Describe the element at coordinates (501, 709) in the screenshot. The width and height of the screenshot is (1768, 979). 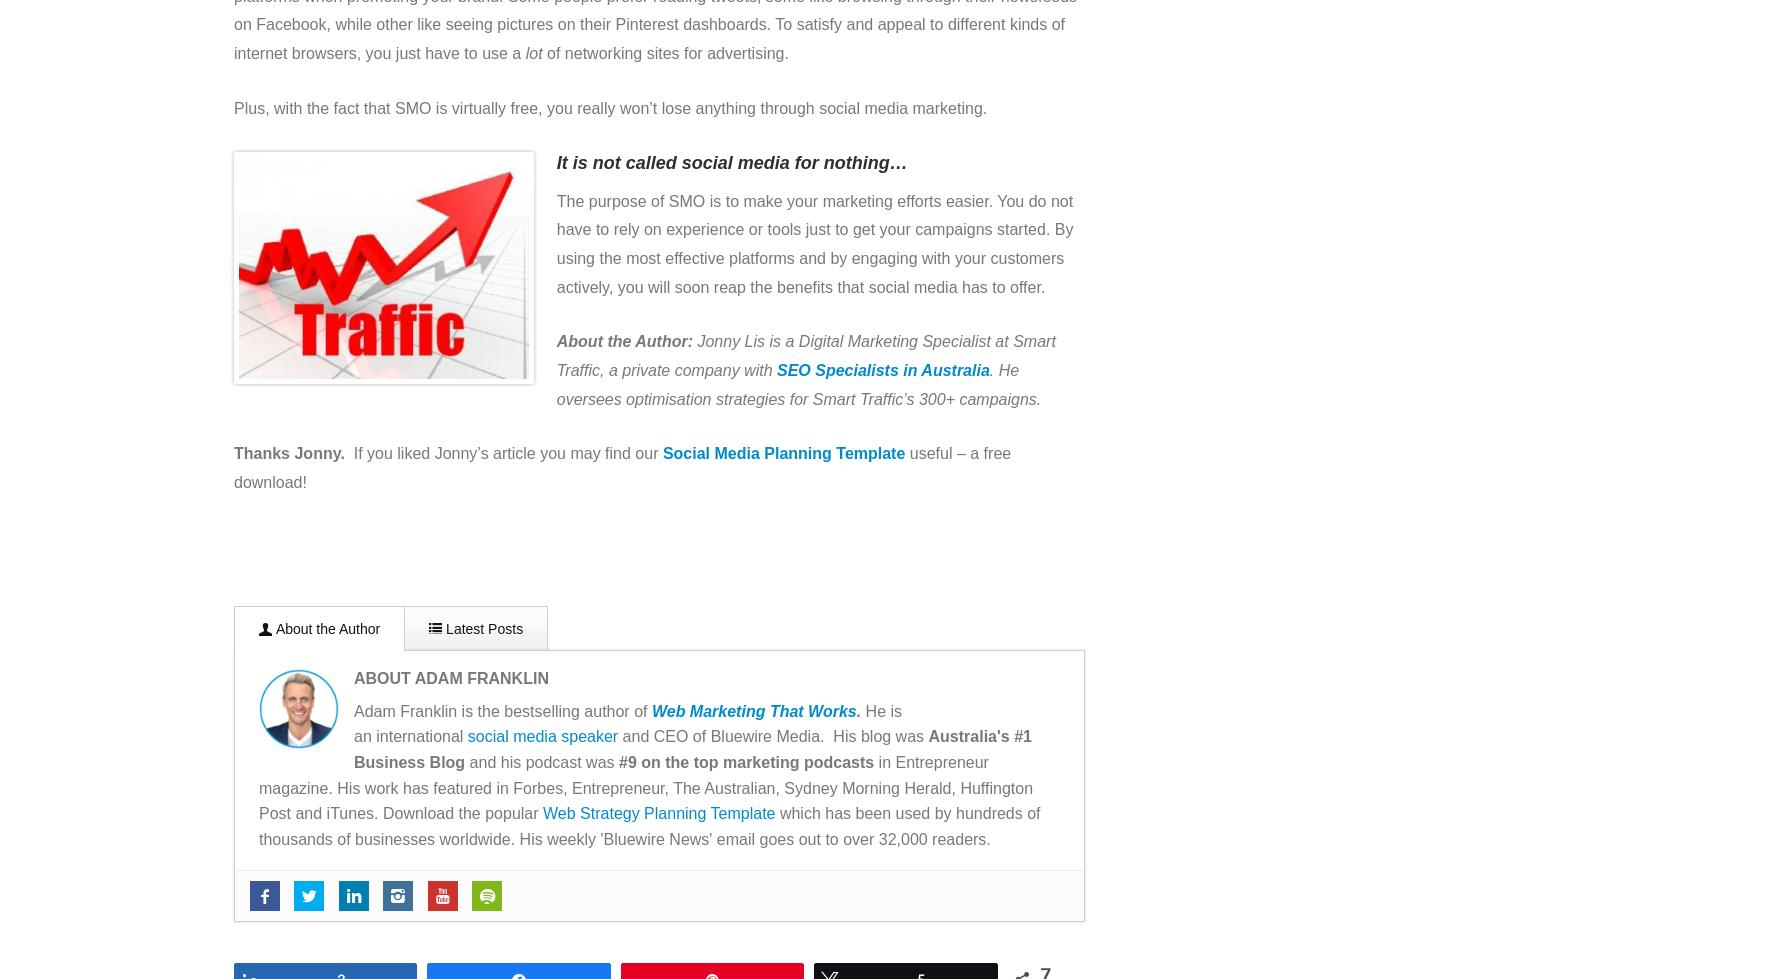
I see `'Adam Franklin is the bestselling author of'` at that location.